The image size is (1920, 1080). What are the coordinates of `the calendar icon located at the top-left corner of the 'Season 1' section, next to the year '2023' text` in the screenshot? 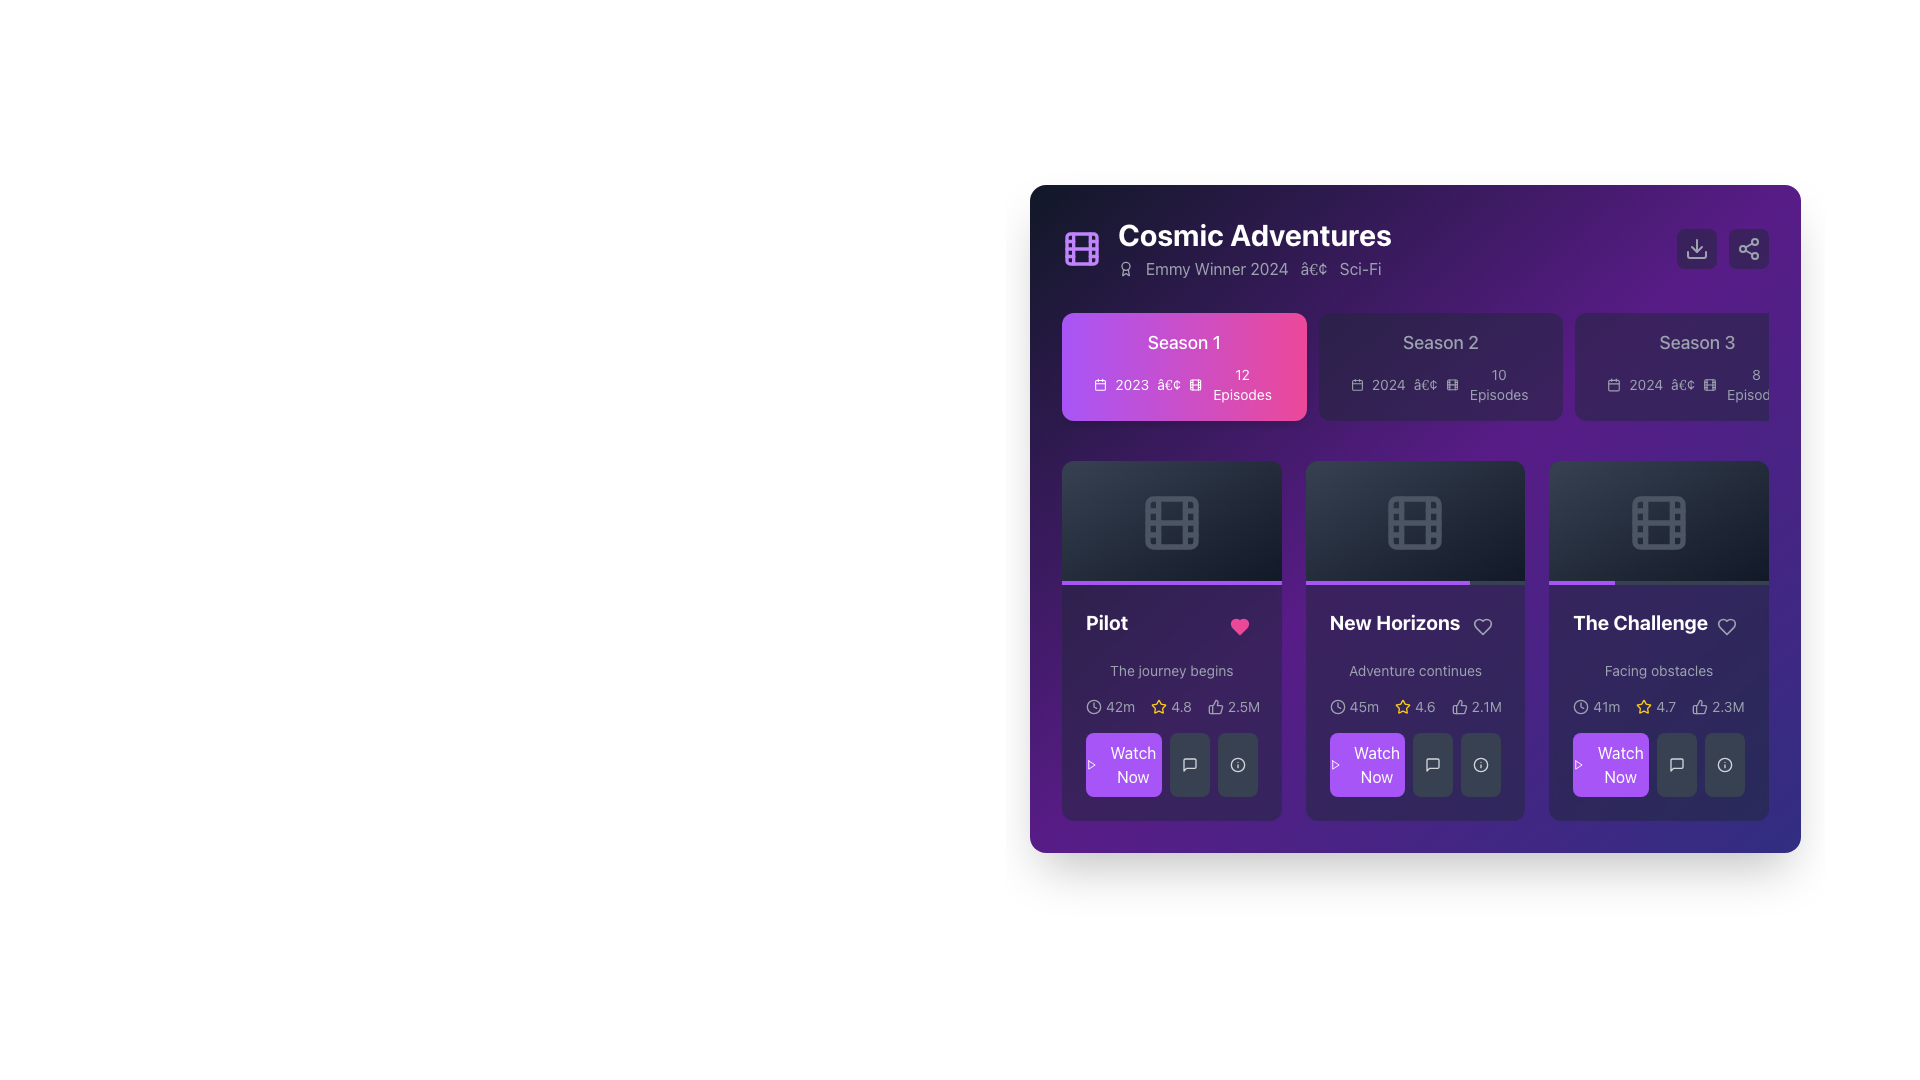 It's located at (1098, 385).